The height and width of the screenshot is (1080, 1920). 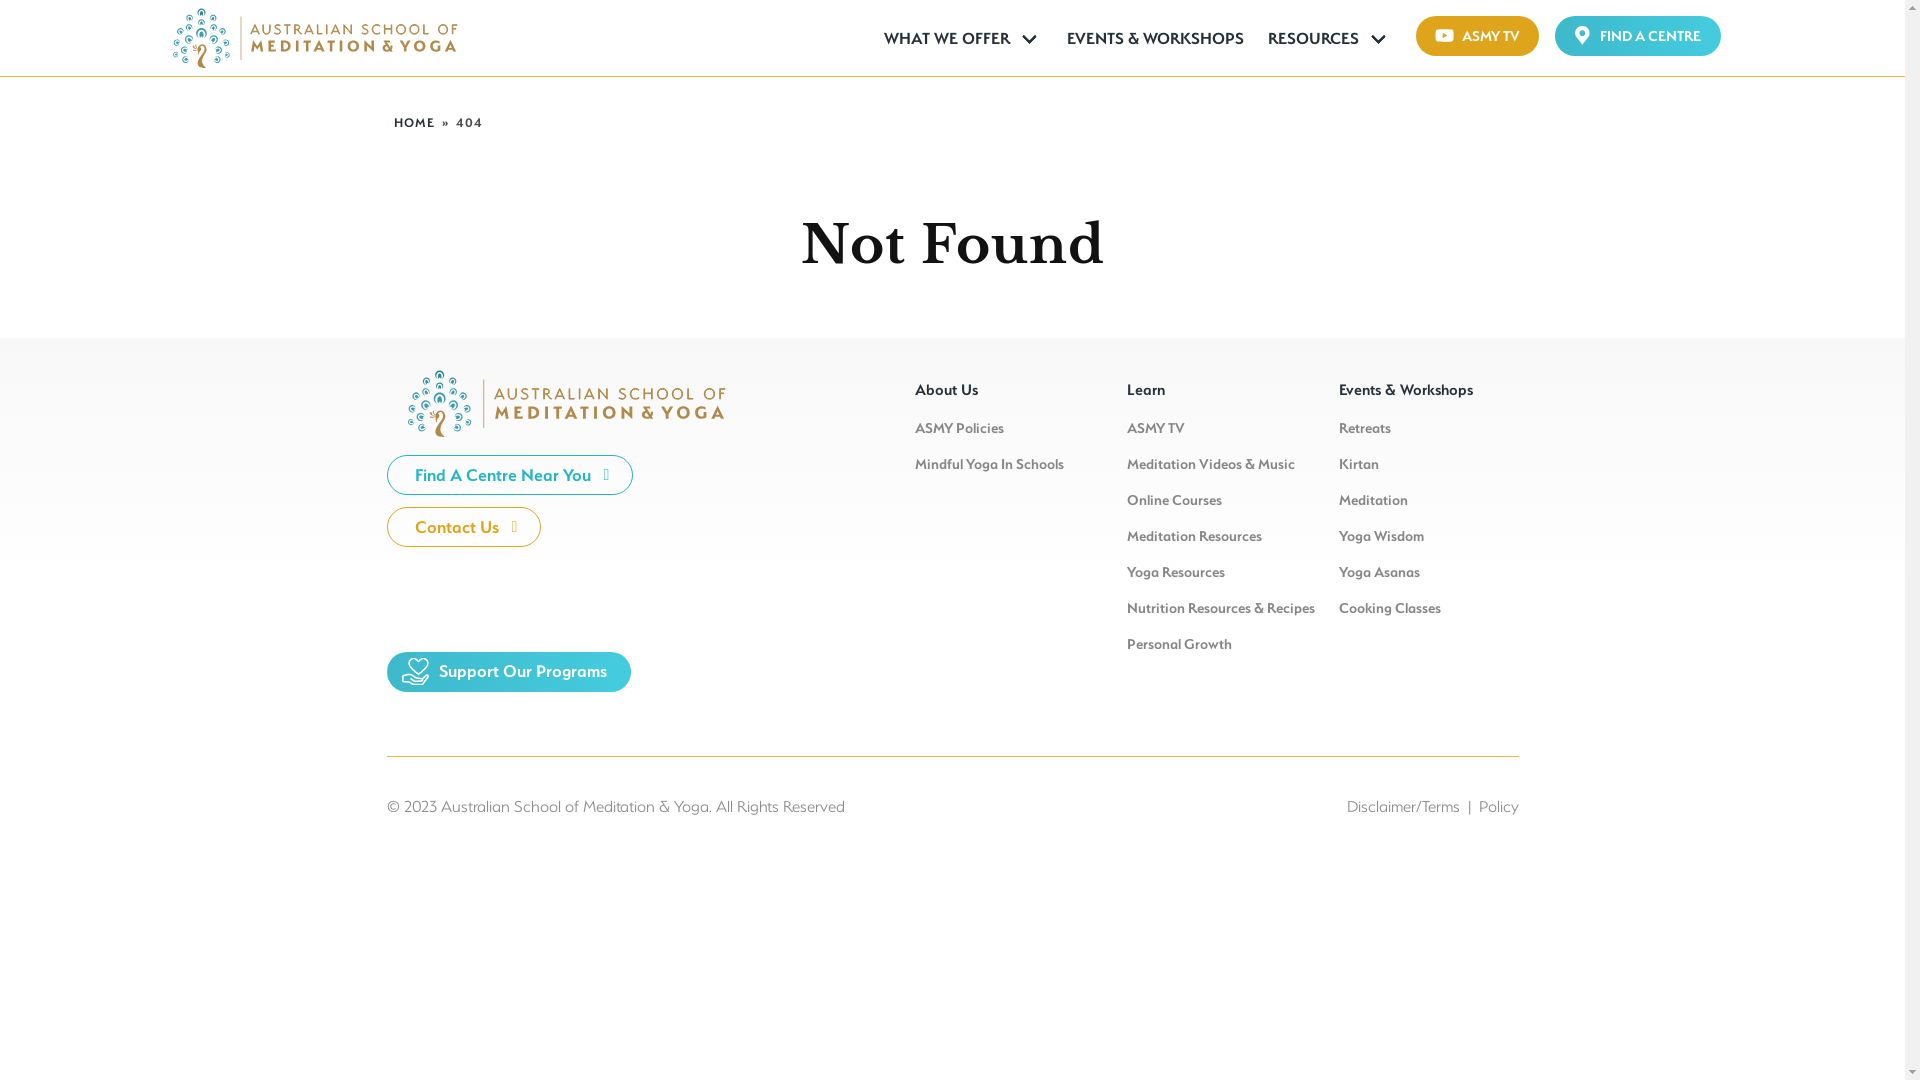 I want to click on 'Events & Workshops', so click(x=1338, y=390).